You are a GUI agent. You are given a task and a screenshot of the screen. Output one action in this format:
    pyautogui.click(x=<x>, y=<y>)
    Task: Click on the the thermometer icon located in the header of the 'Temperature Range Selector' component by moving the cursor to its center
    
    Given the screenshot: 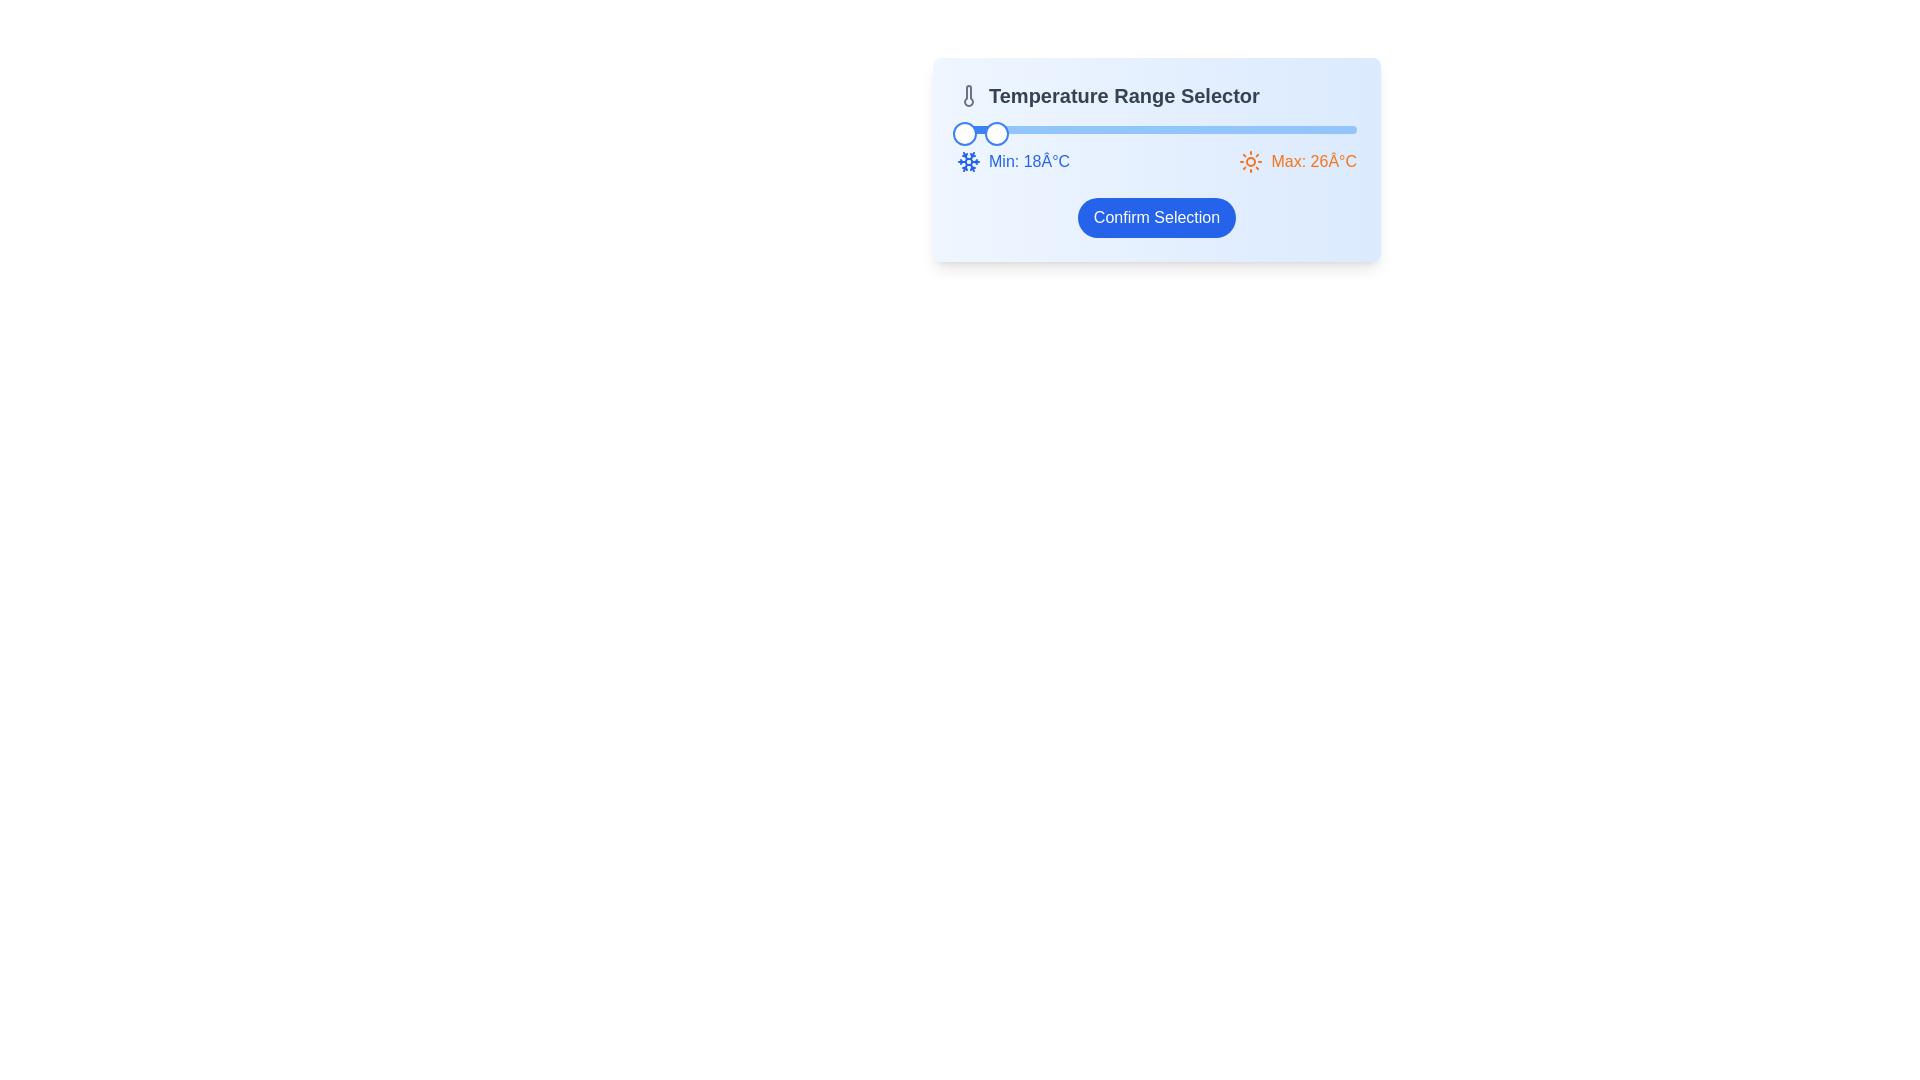 What is the action you would take?
    pyautogui.click(x=969, y=96)
    